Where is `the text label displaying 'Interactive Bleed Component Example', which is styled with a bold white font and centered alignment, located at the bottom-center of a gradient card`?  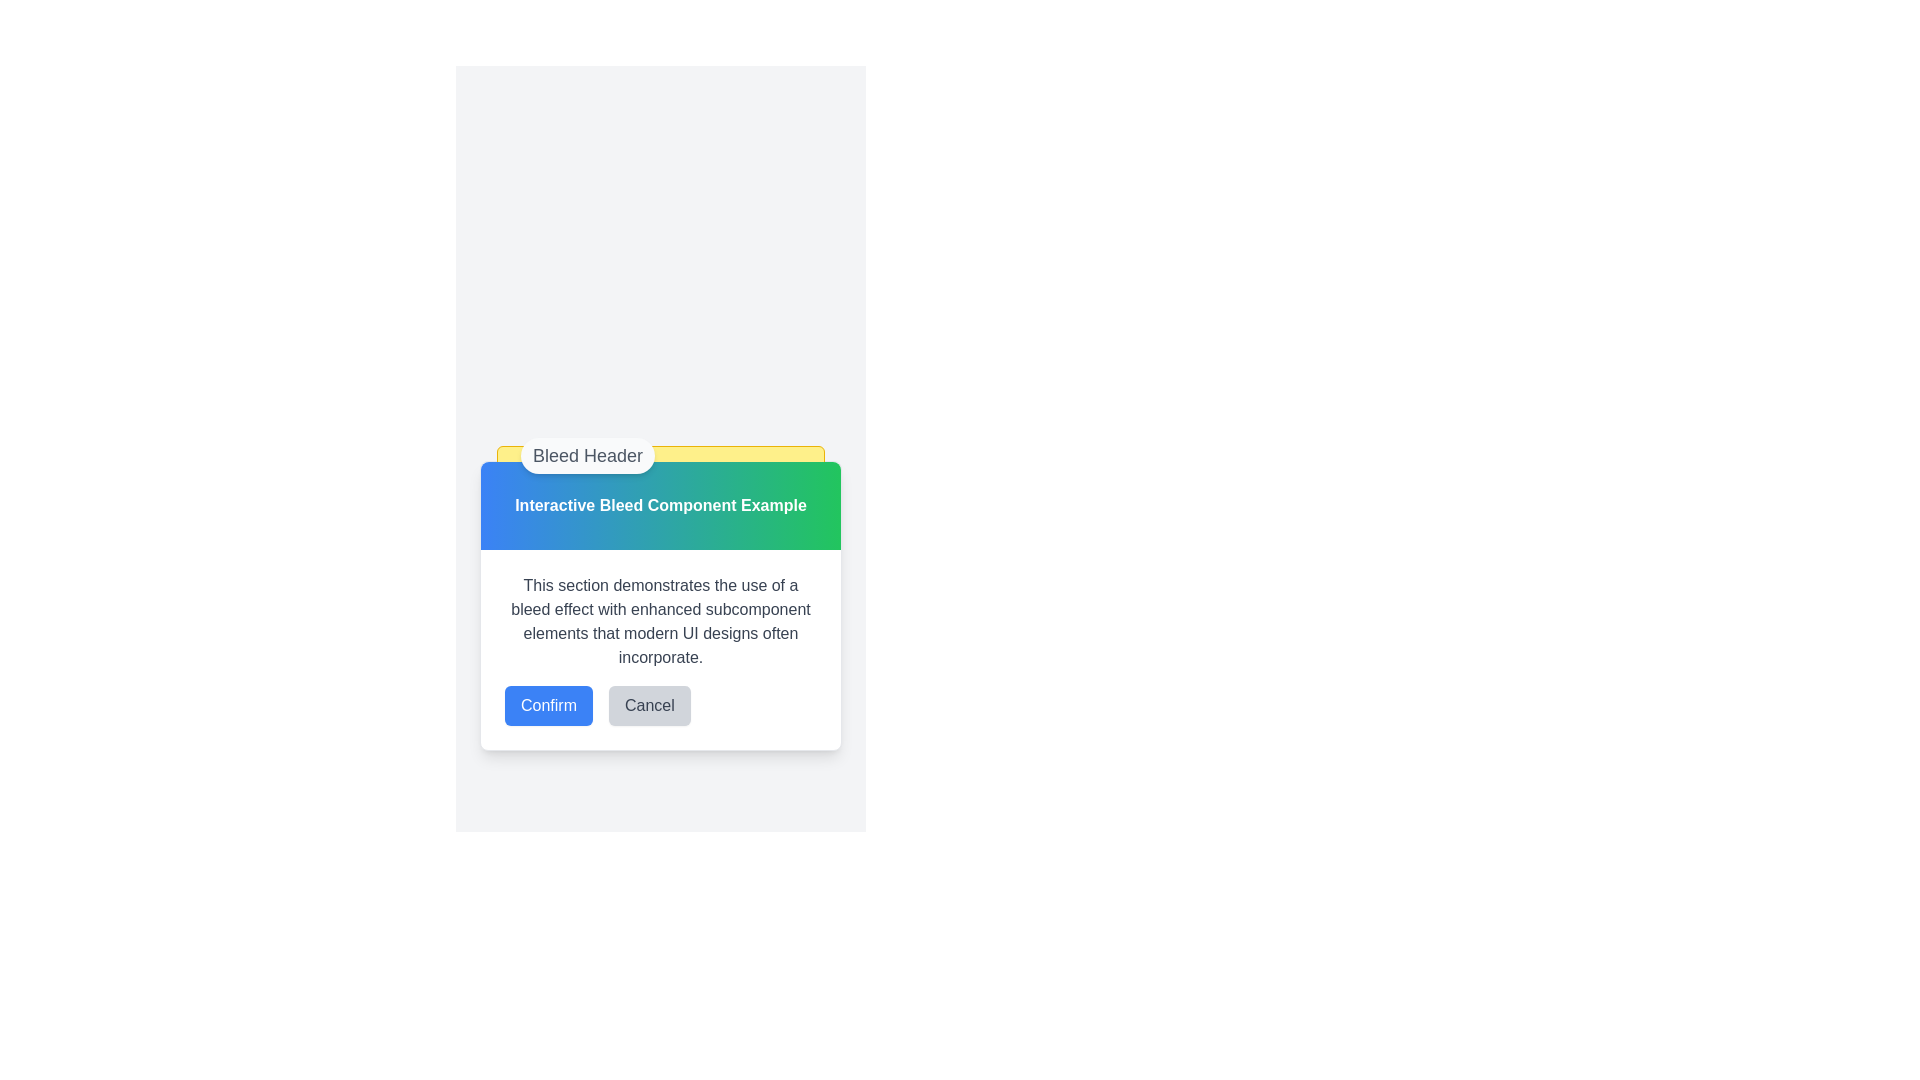
the text label displaying 'Interactive Bleed Component Example', which is styled with a bold white font and centered alignment, located at the bottom-center of a gradient card is located at coordinates (661, 504).